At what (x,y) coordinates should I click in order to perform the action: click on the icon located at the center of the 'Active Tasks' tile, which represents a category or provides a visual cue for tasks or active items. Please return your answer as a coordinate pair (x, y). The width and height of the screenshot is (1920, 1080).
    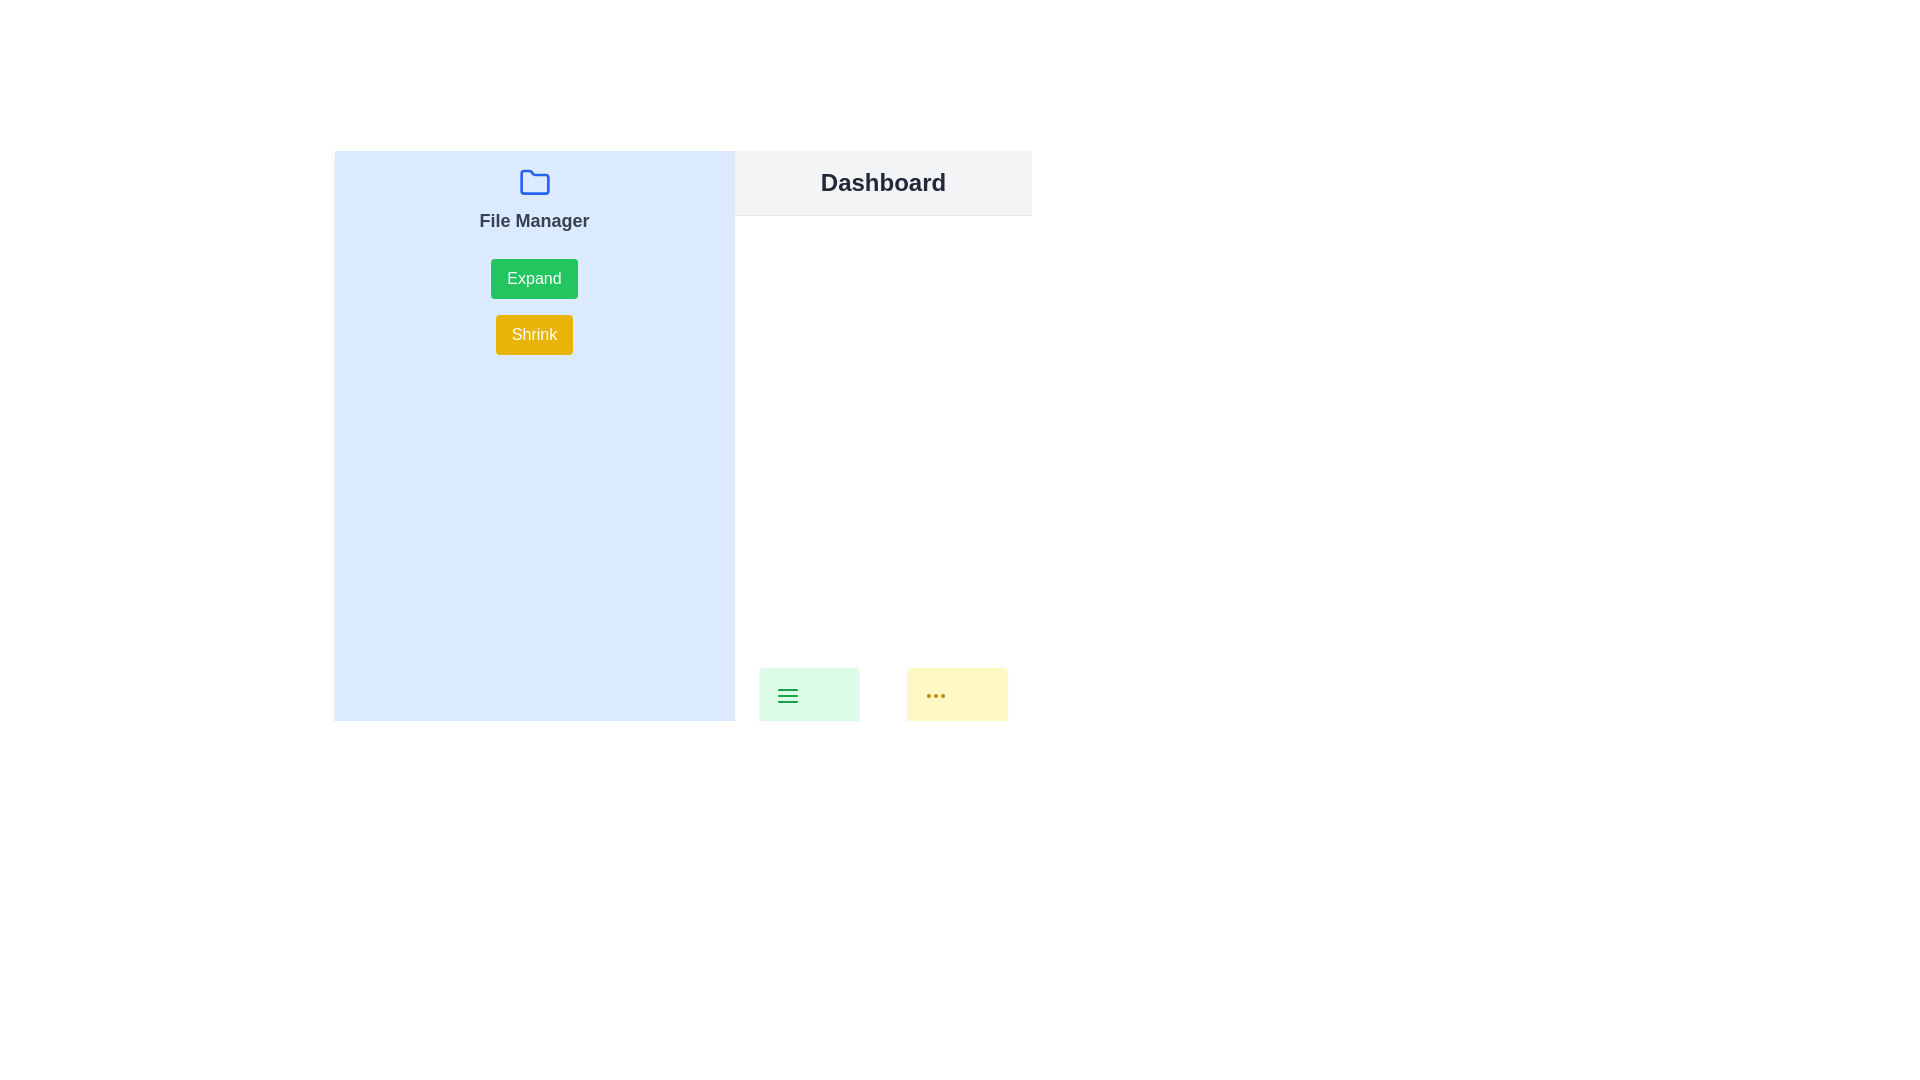
    Looking at the image, I should click on (786, 694).